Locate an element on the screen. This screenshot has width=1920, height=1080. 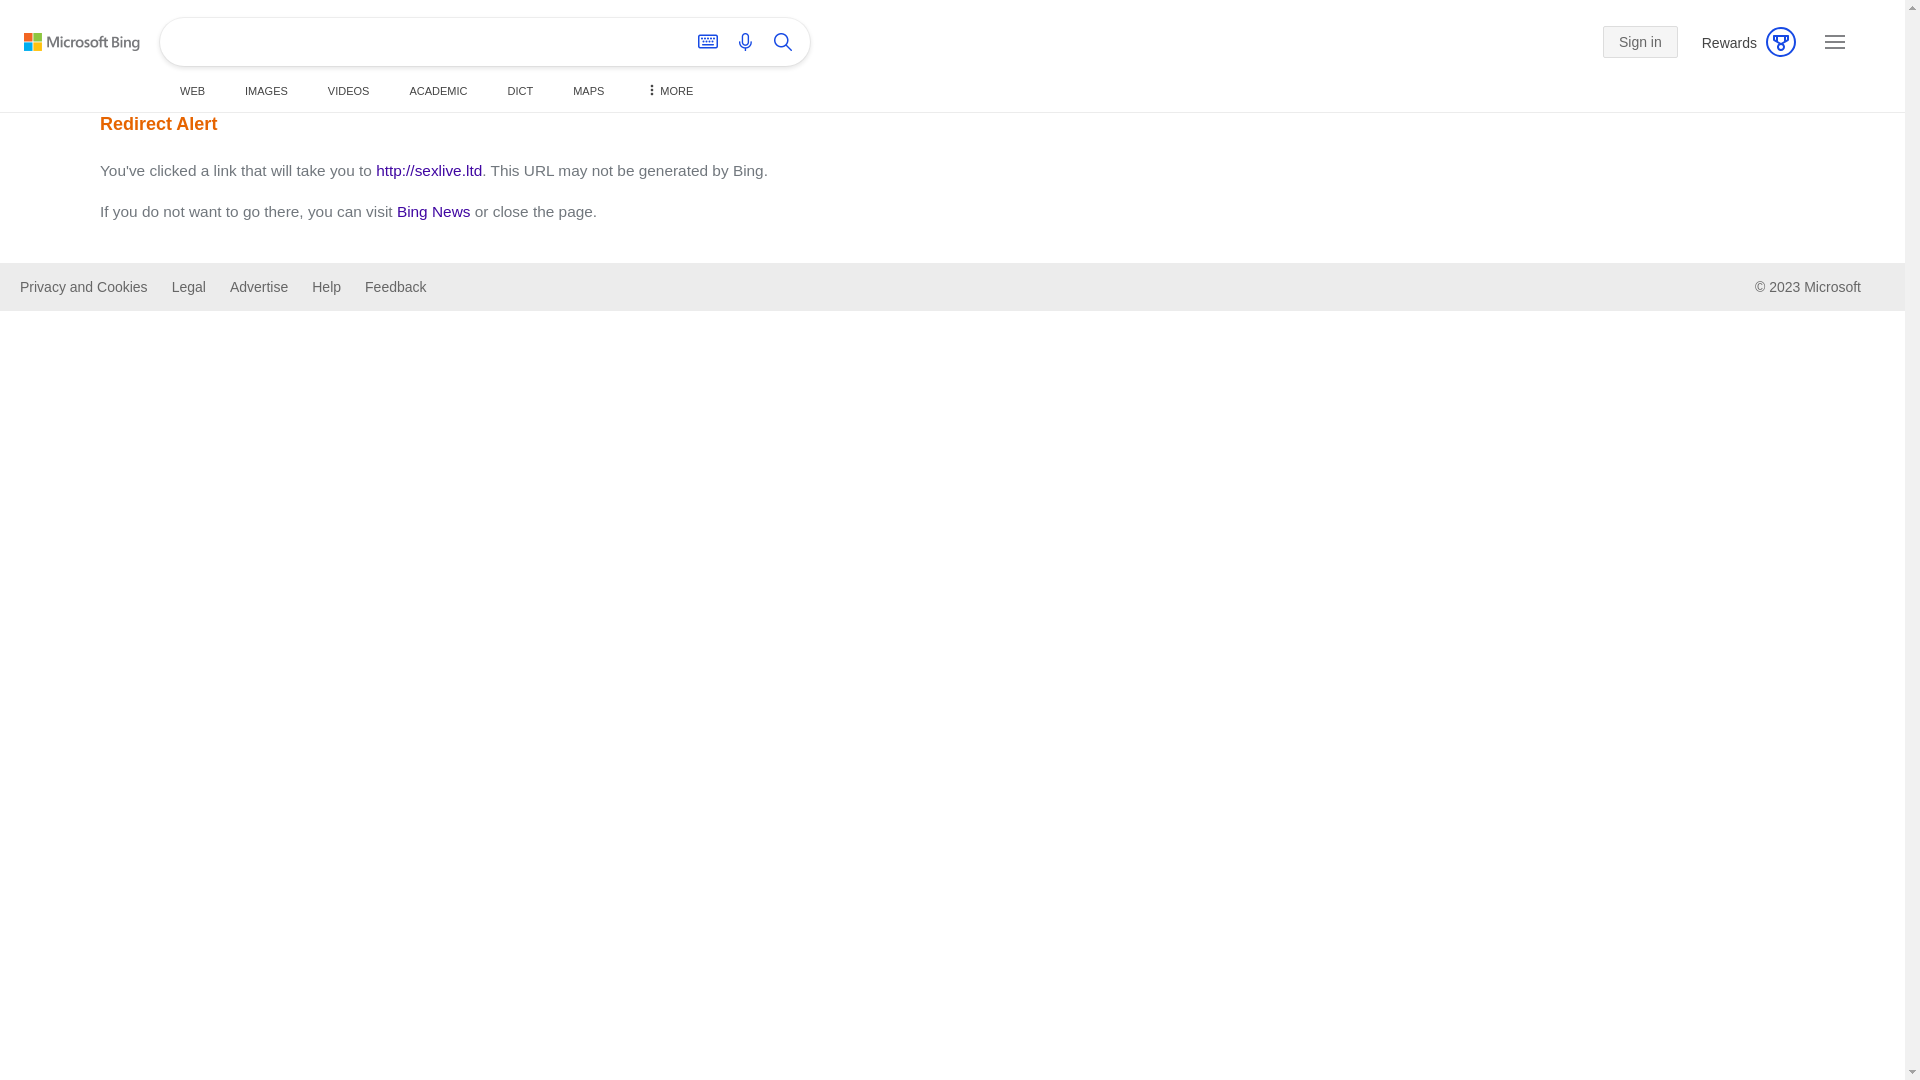
'Advertise' is located at coordinates (258, 286).